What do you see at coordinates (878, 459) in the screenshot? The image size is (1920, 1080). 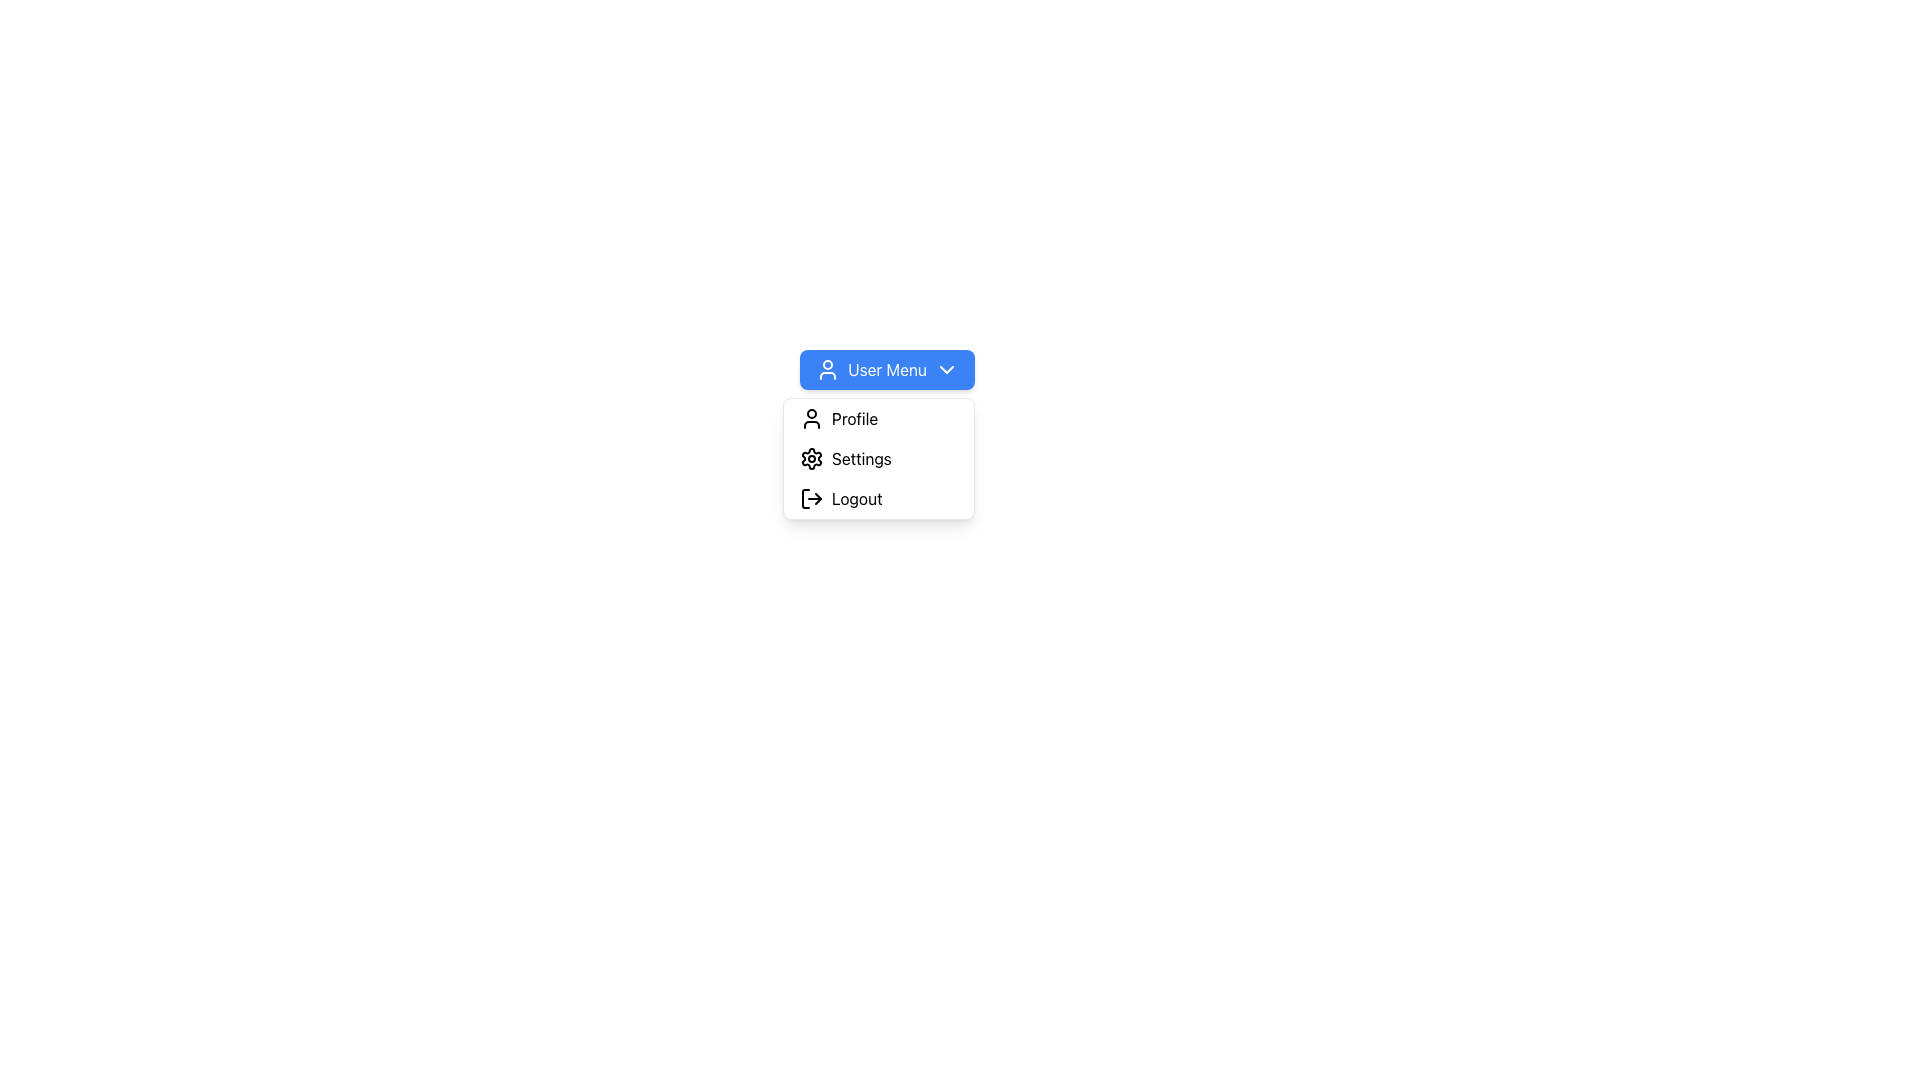 I see `the 'Settings' option in the dropdown menu located directly below the 'User Menu' button` at bounding box center [878, 459].